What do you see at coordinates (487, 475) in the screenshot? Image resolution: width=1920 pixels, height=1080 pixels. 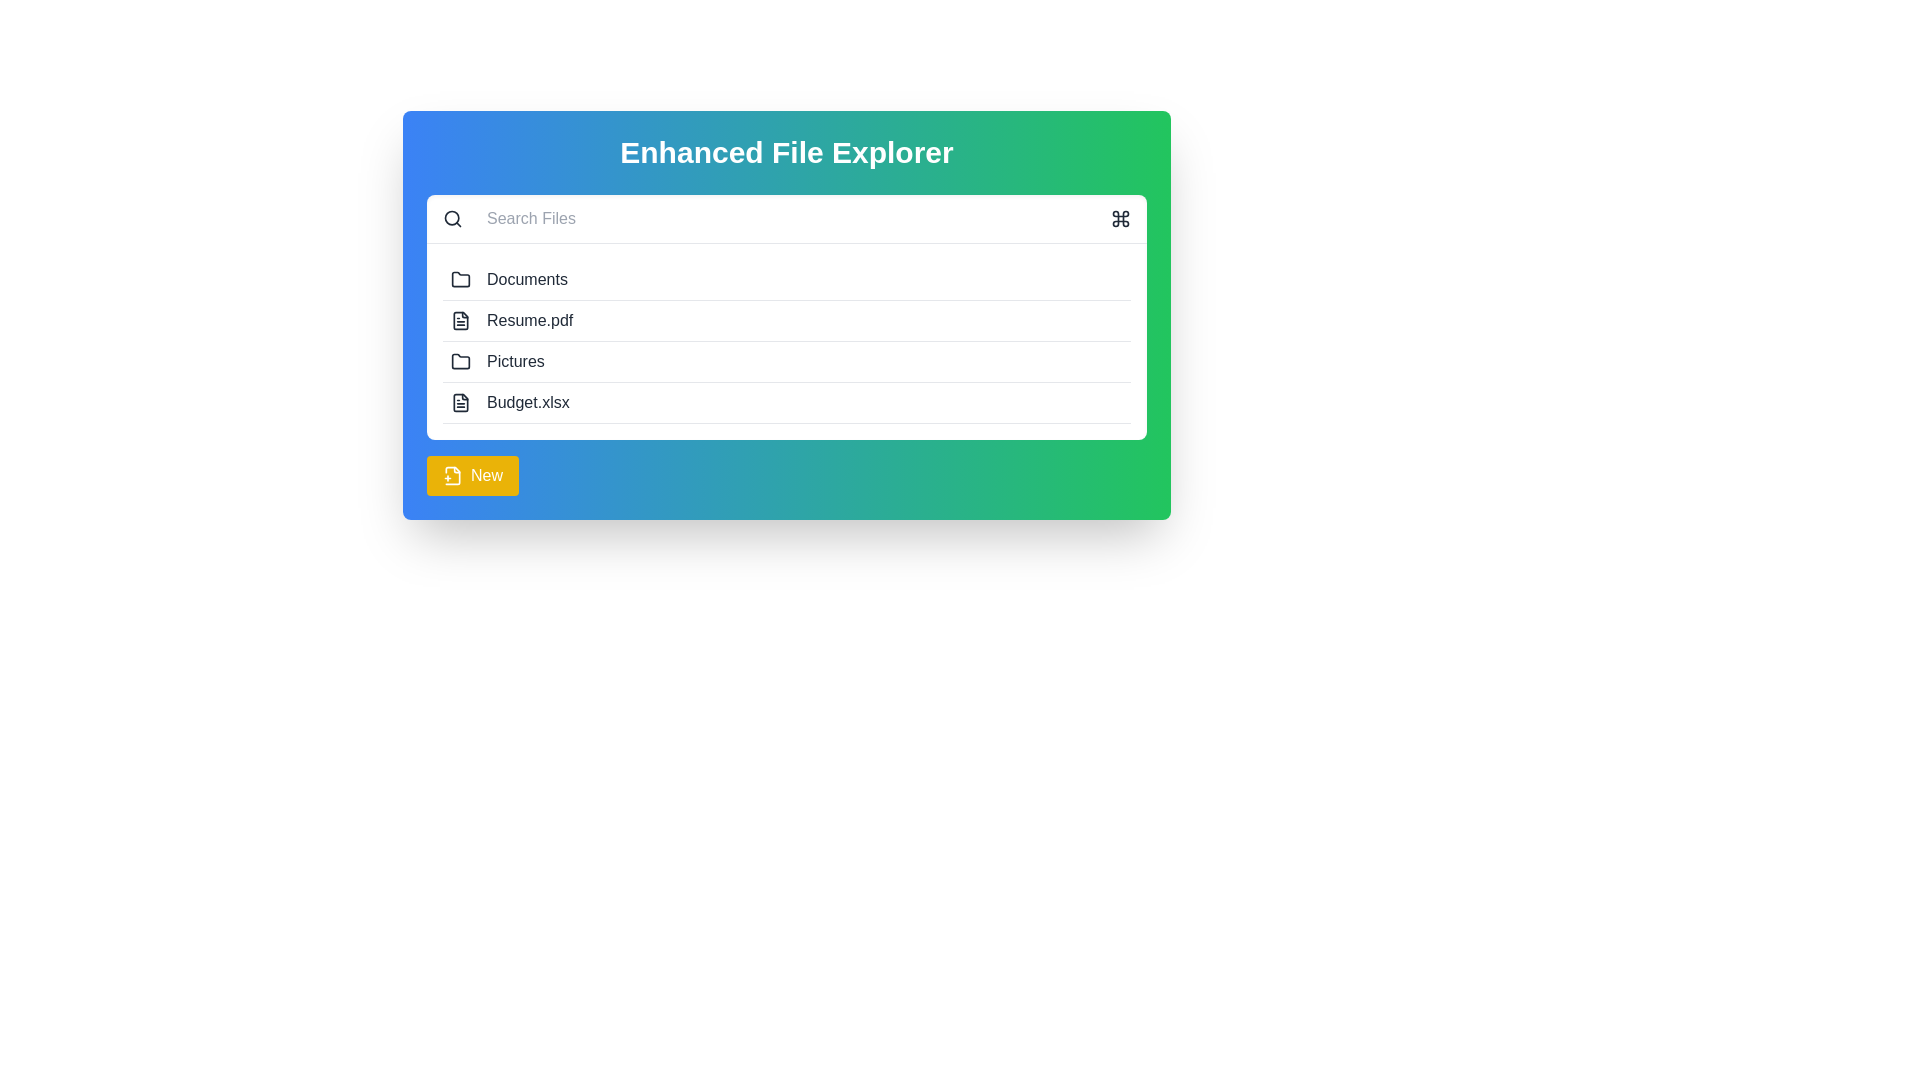 I see `the 'New' button located at the bottom-left corner of the main interface` at bounding box center [487, 475].